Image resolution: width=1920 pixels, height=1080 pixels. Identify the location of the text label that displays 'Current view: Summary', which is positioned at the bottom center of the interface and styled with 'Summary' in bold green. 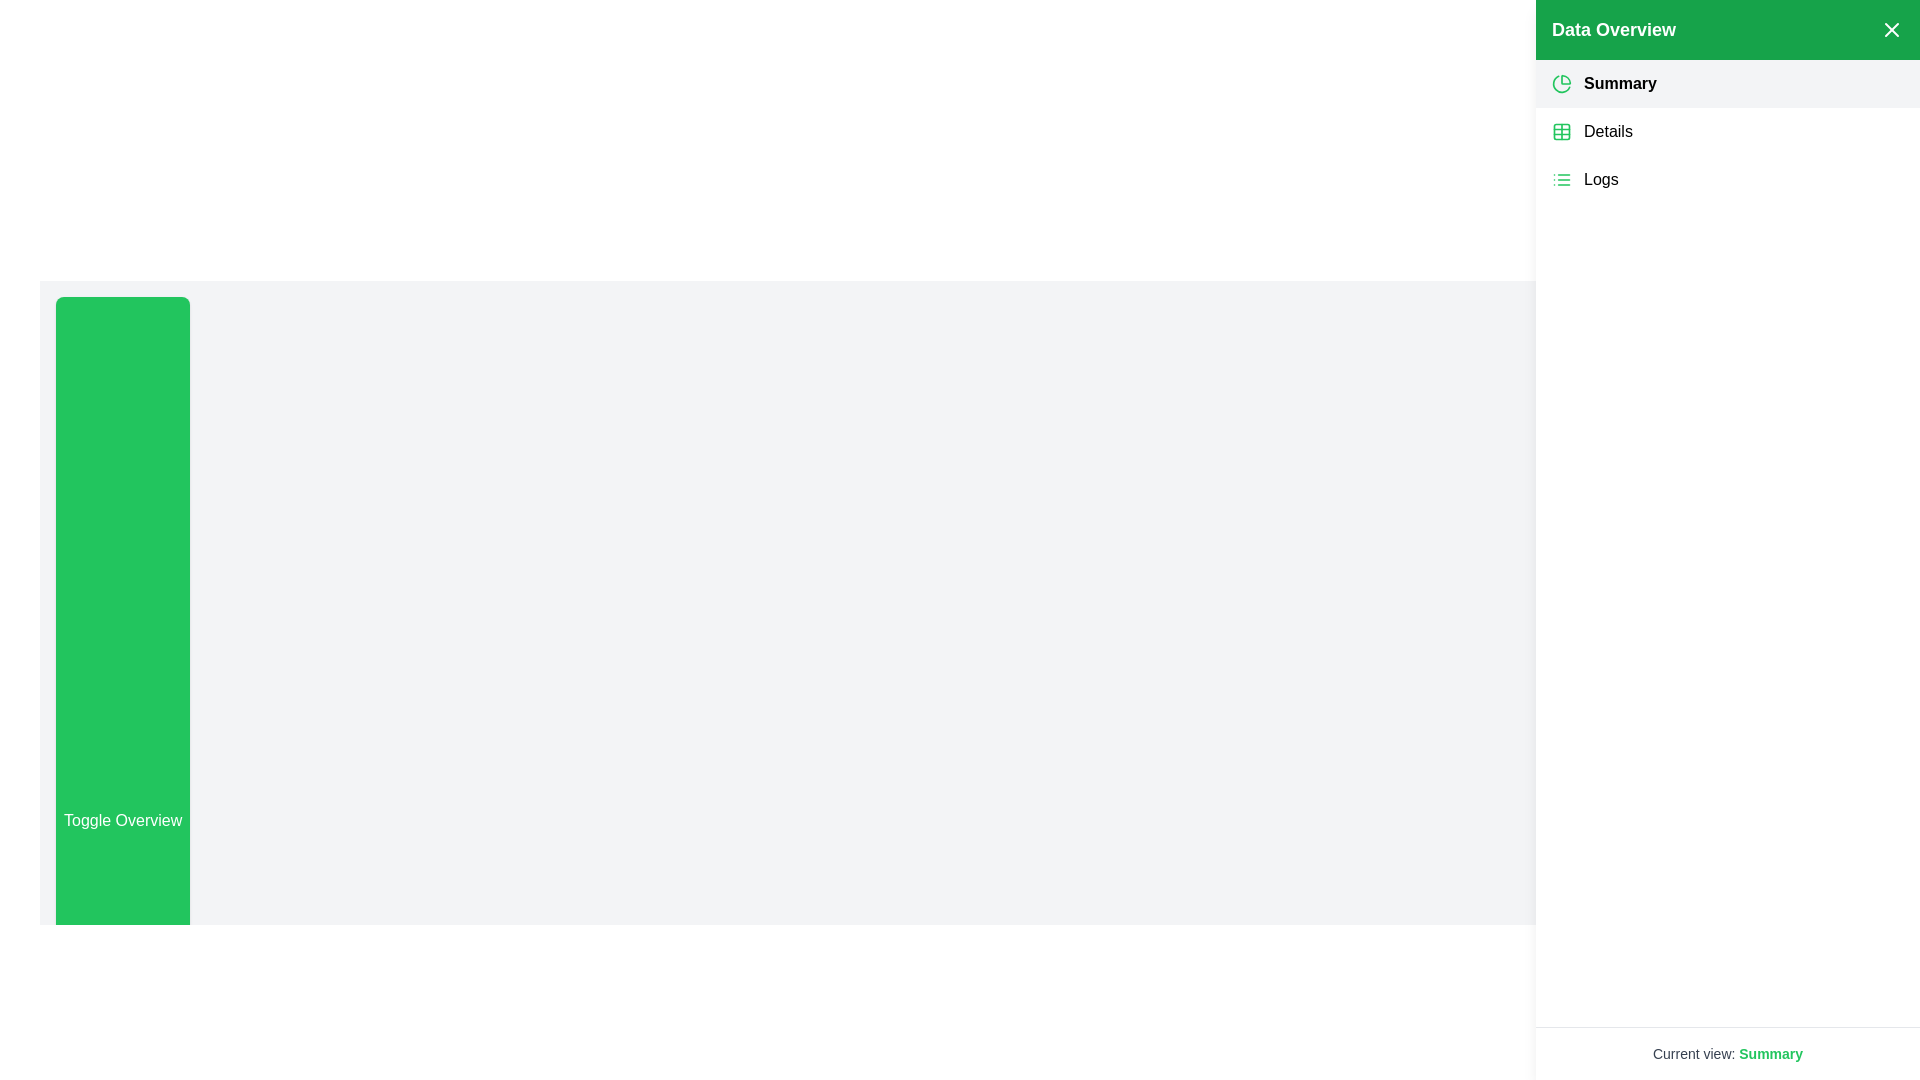
(1727, 1052).